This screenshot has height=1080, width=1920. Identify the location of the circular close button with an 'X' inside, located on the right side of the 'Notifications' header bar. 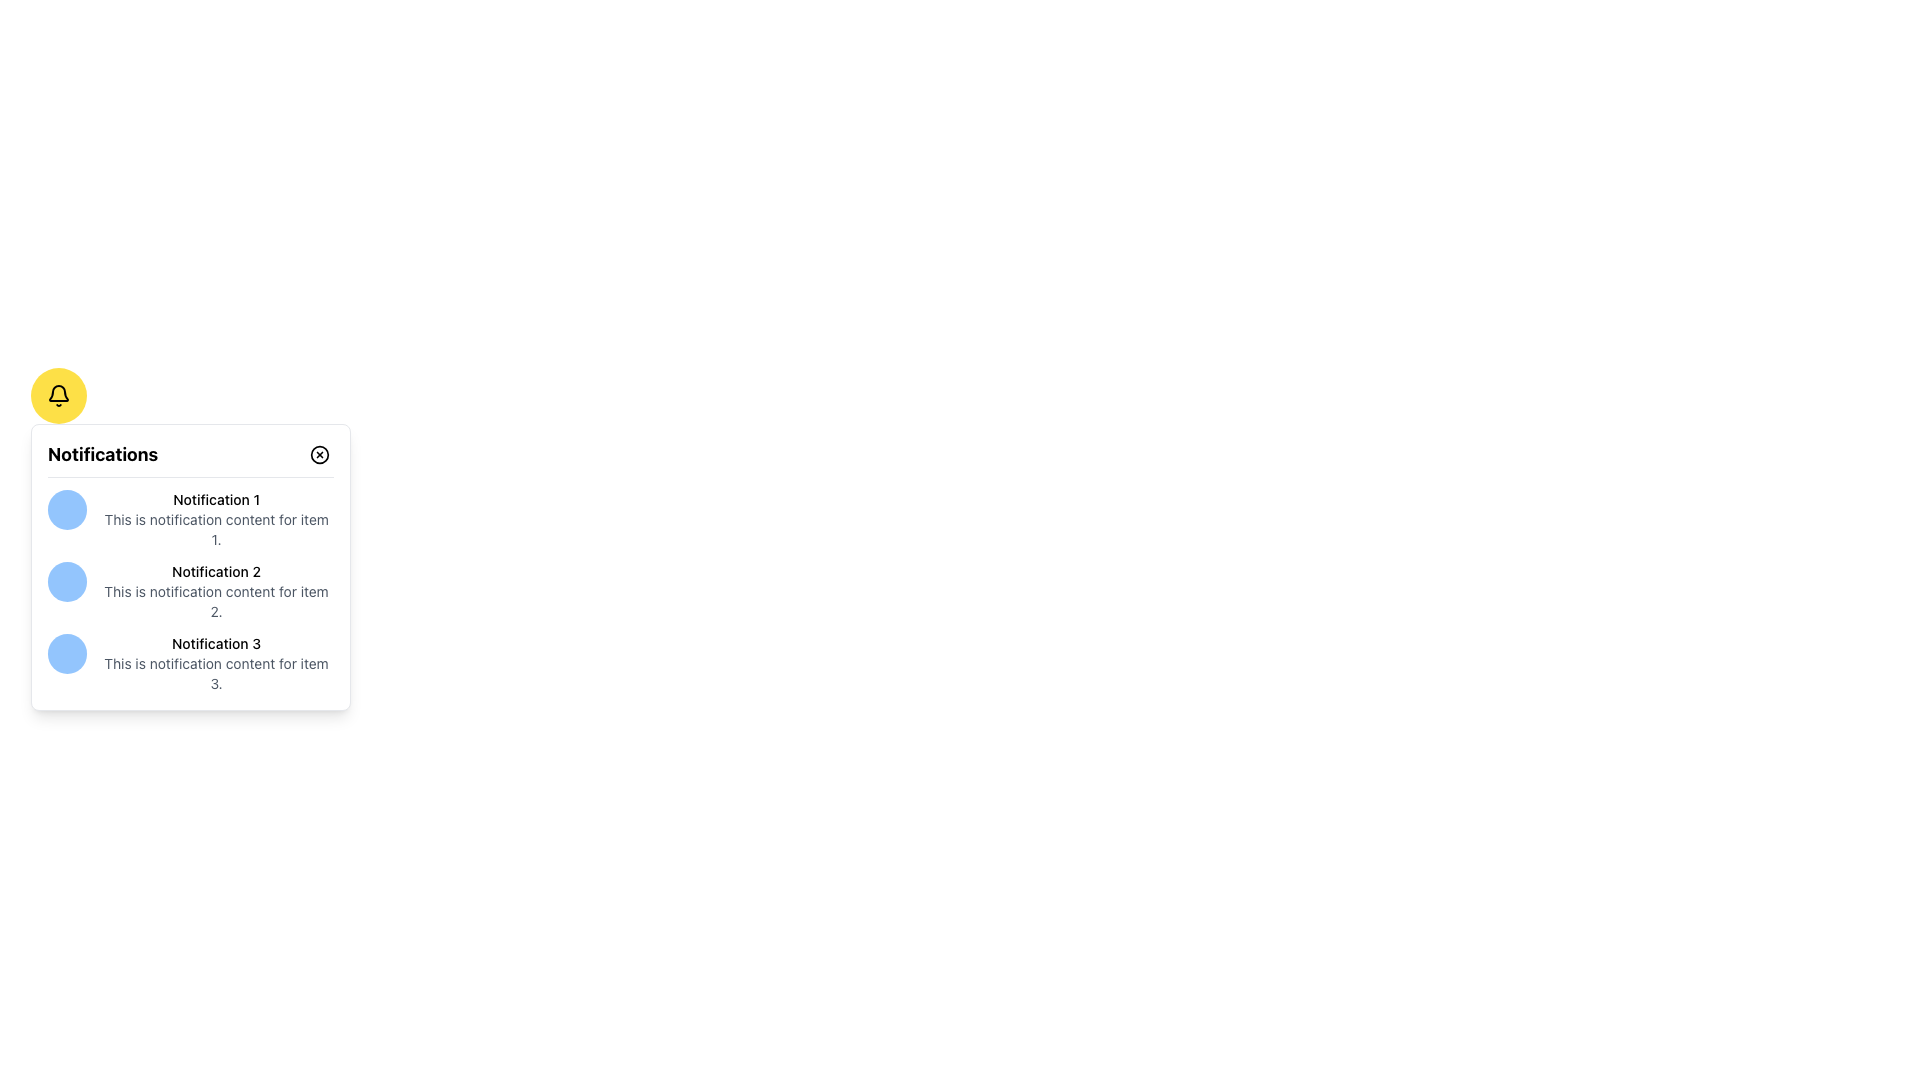
(320, 455).